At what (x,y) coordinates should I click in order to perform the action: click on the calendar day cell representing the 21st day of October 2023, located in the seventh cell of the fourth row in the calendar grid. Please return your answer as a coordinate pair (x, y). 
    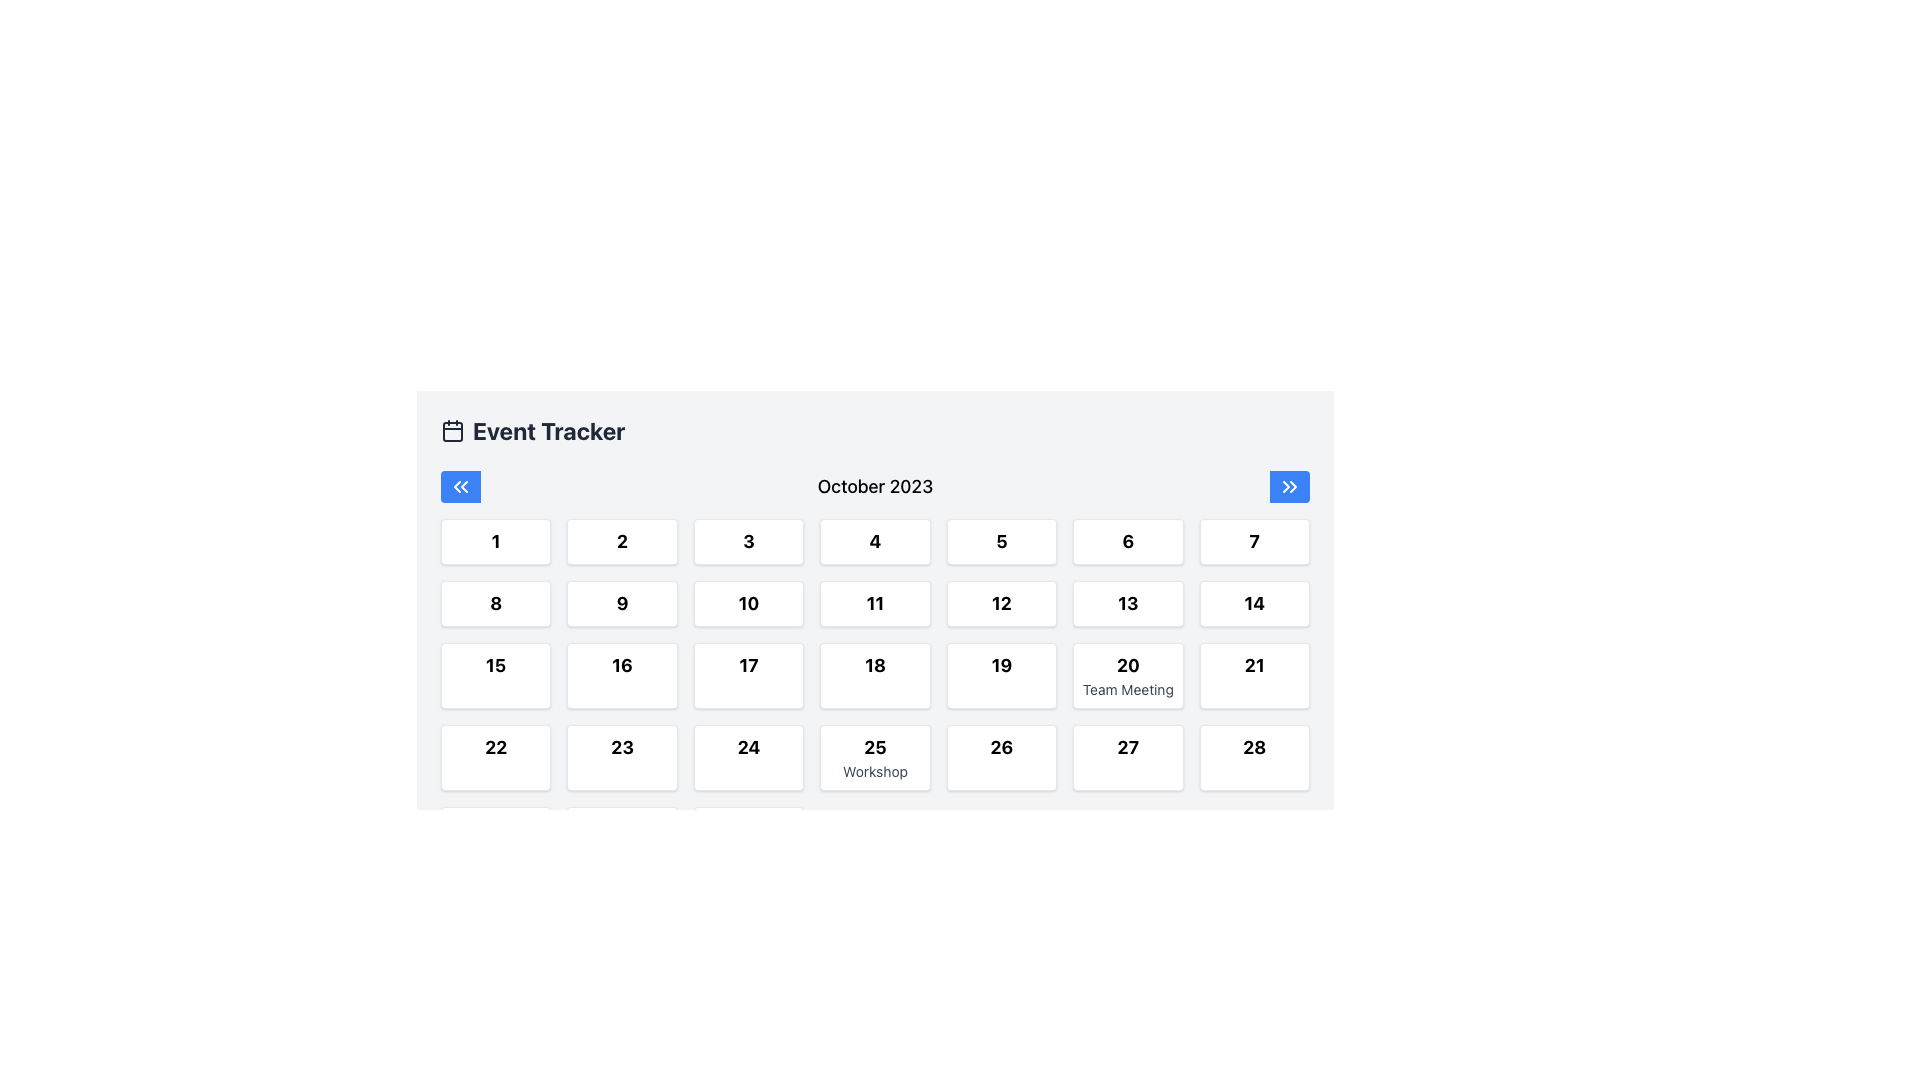
    Looking at the image, I should click on (1253, 675).